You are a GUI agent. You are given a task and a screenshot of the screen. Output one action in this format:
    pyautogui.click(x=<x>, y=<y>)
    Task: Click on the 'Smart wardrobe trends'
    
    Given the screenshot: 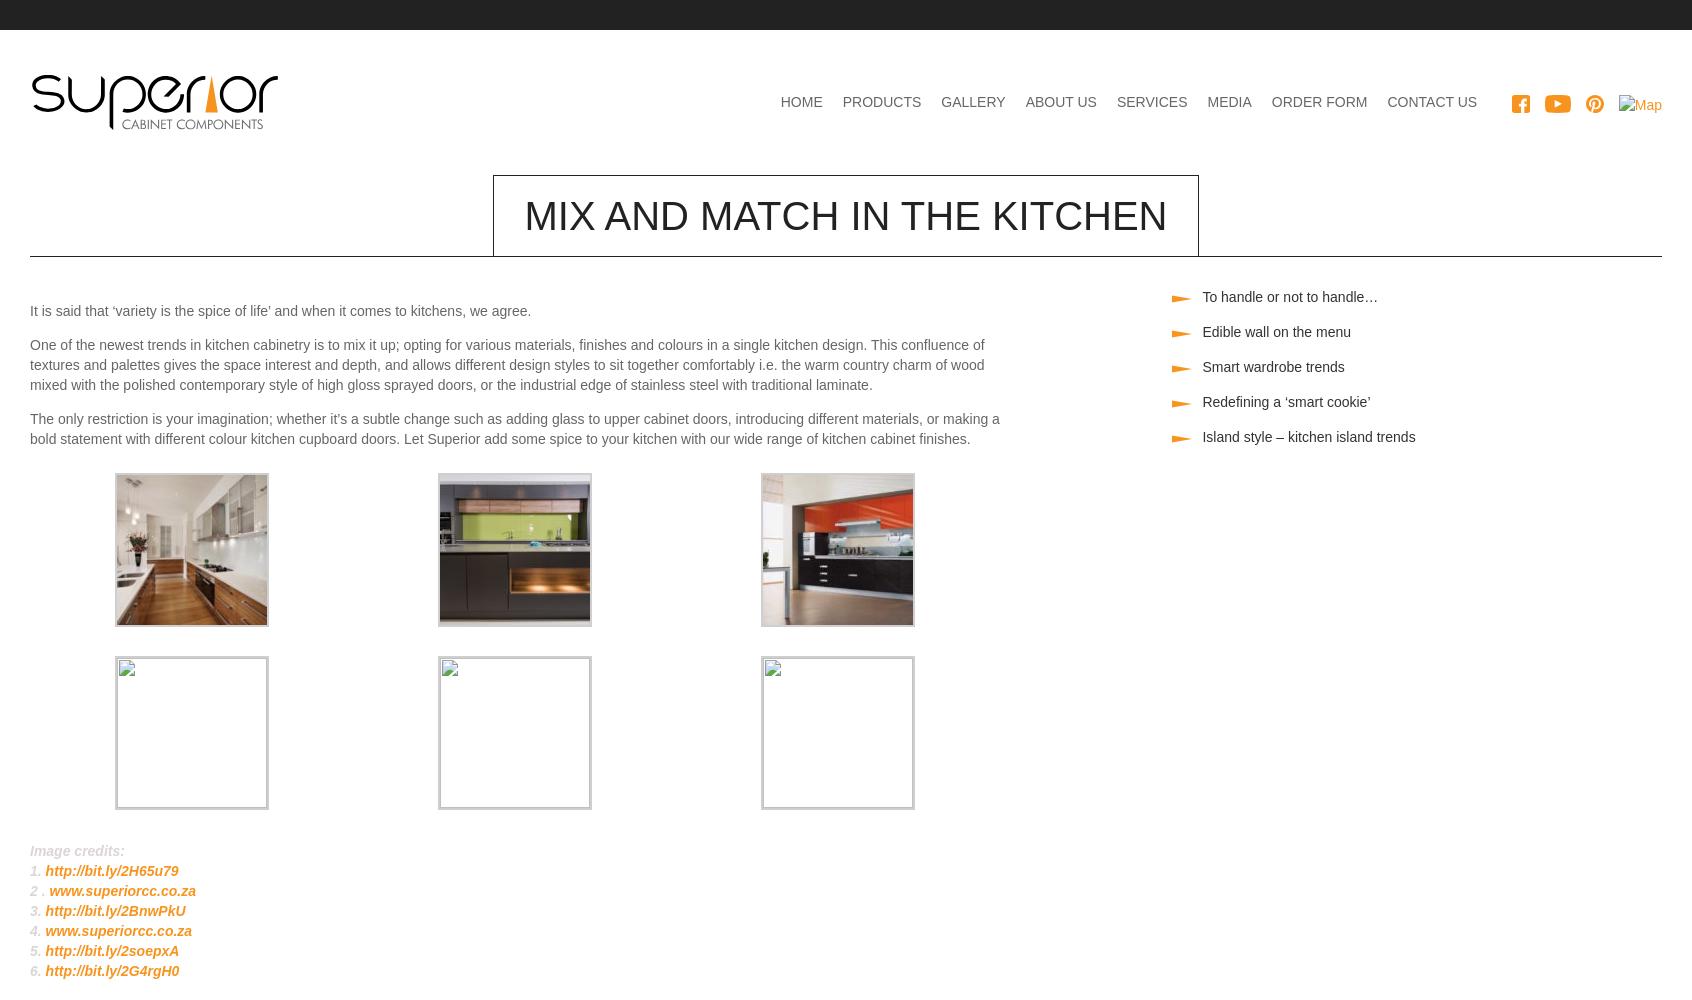 What is the action you would take?
    pyautogui.click(x=1272, y=366)
    